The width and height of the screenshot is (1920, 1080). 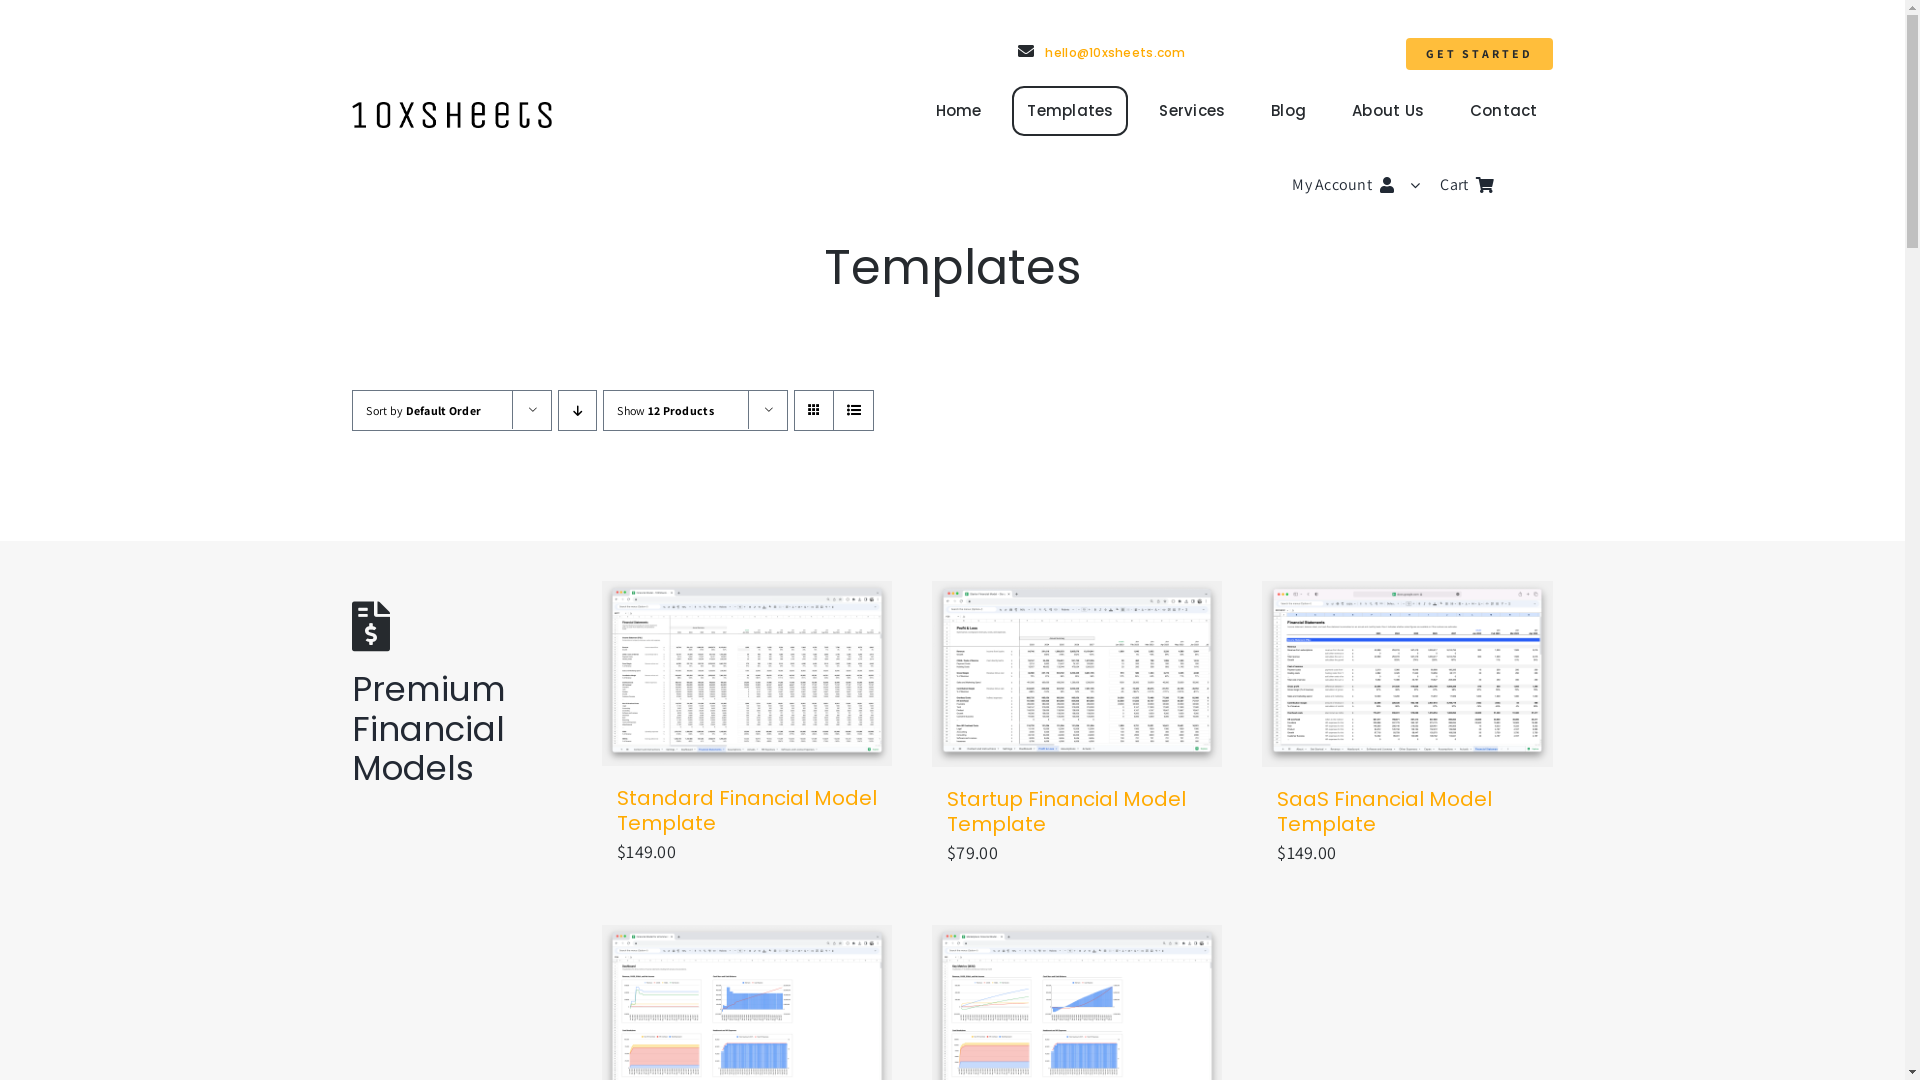 I want to click on 'My Account', so click(x=1291, y=185).